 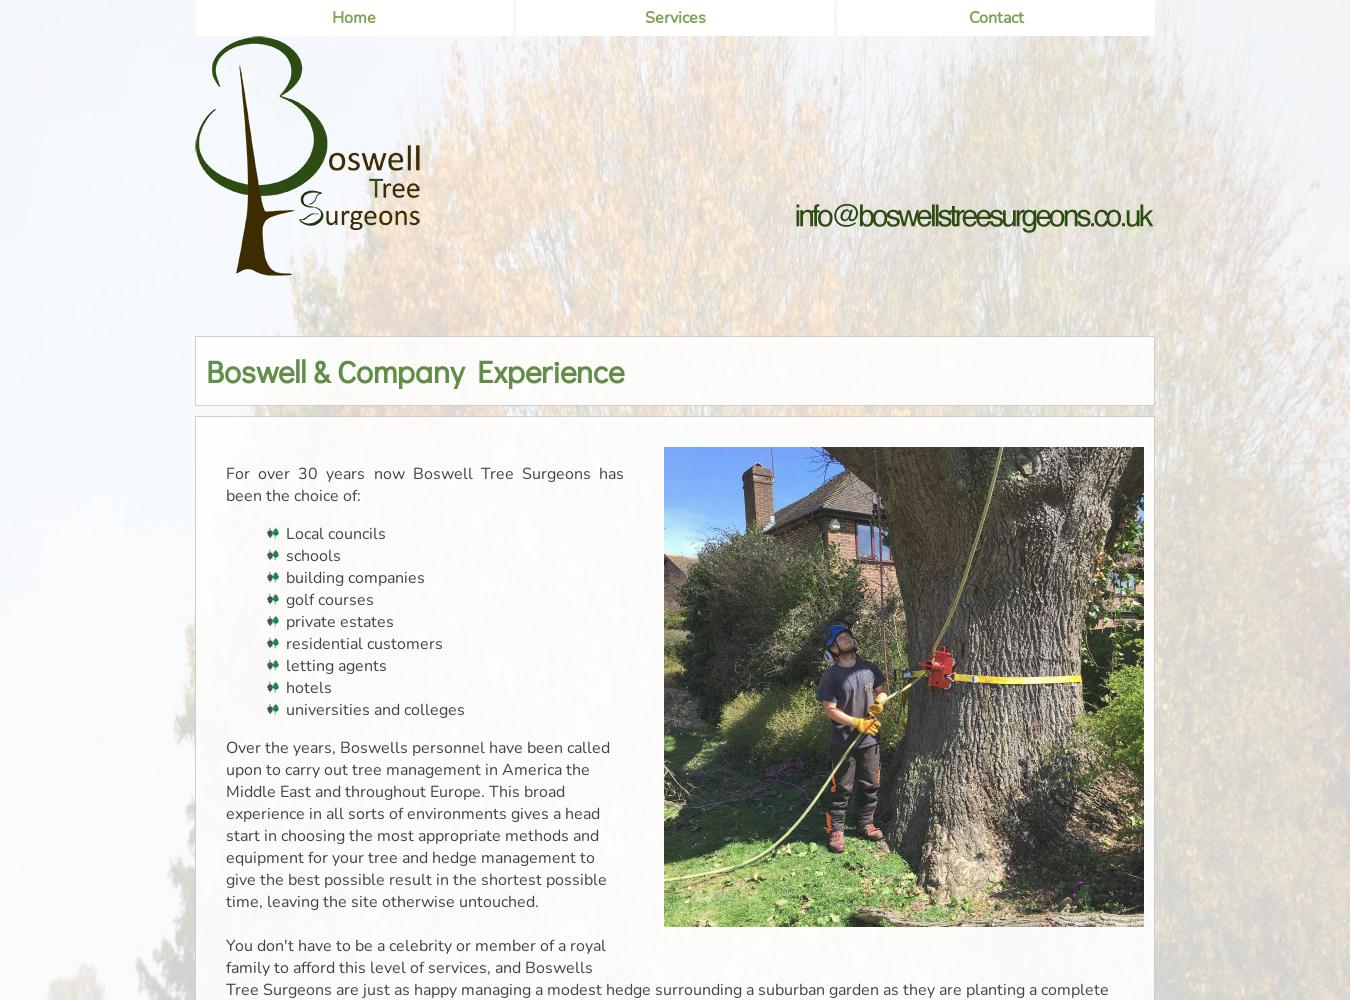 What do you see at coordinates (285, 666) in the screenshot?
I see `'letting agents'` at bounding box center [285, 666].